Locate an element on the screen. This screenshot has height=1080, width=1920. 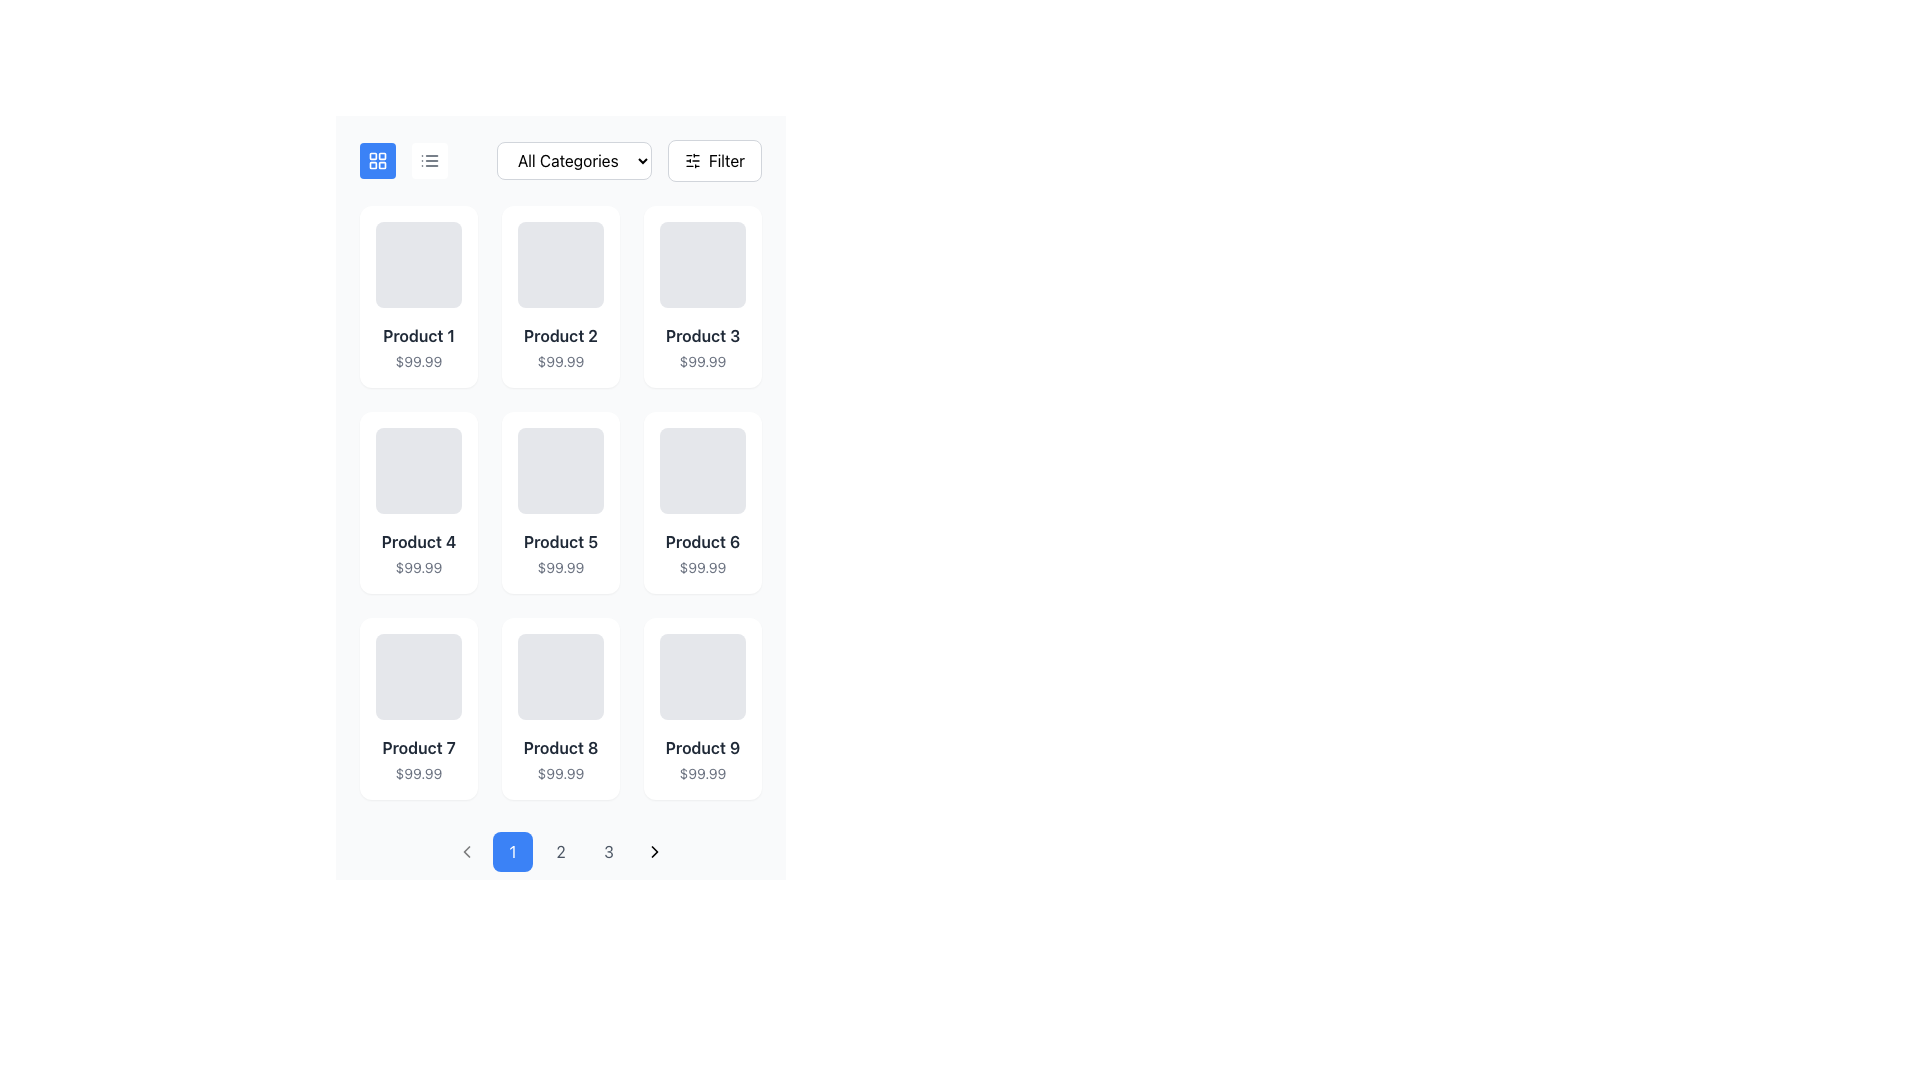
the text label displaying the price '$99.99' located below the product title 'Product 9' in the ninth product card is located at coordinates (702, 773).